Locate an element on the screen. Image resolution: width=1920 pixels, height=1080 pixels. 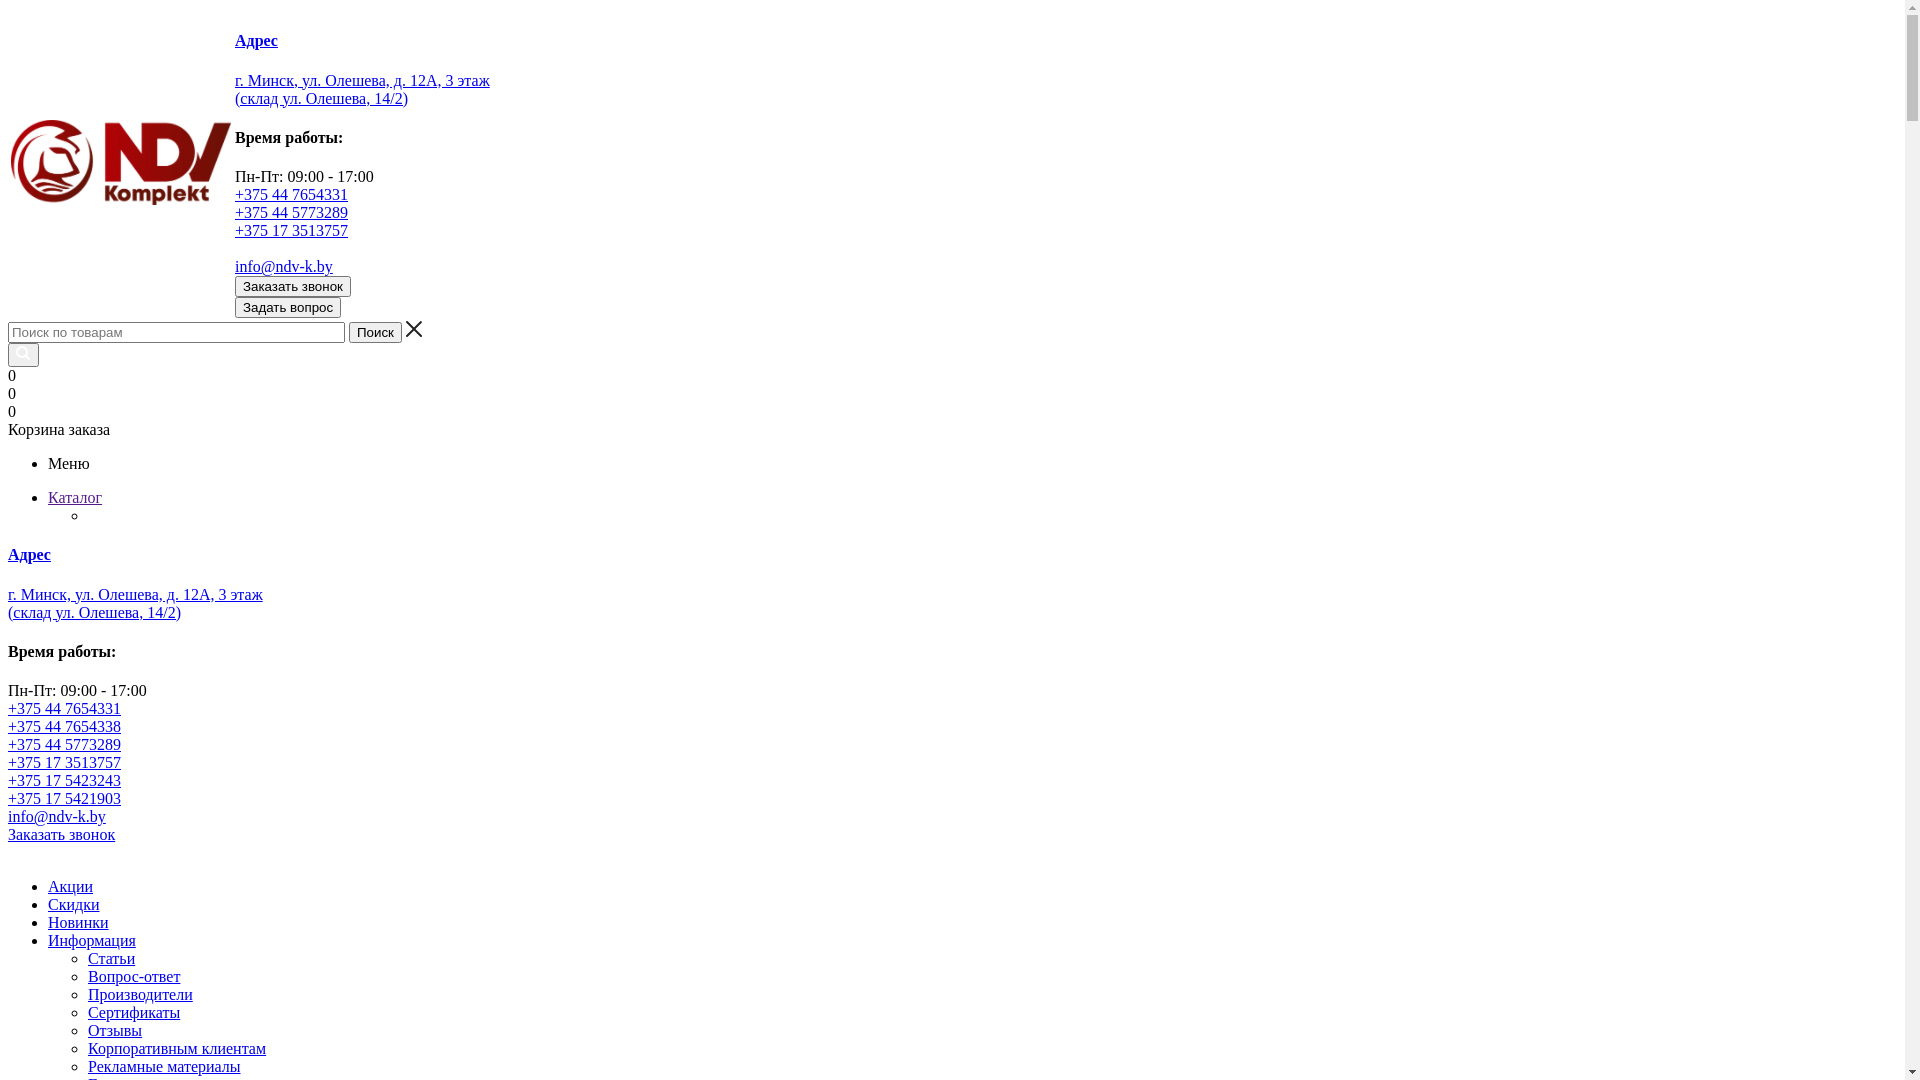
'+375 44 5773289' is located at coordinates (64, 744).